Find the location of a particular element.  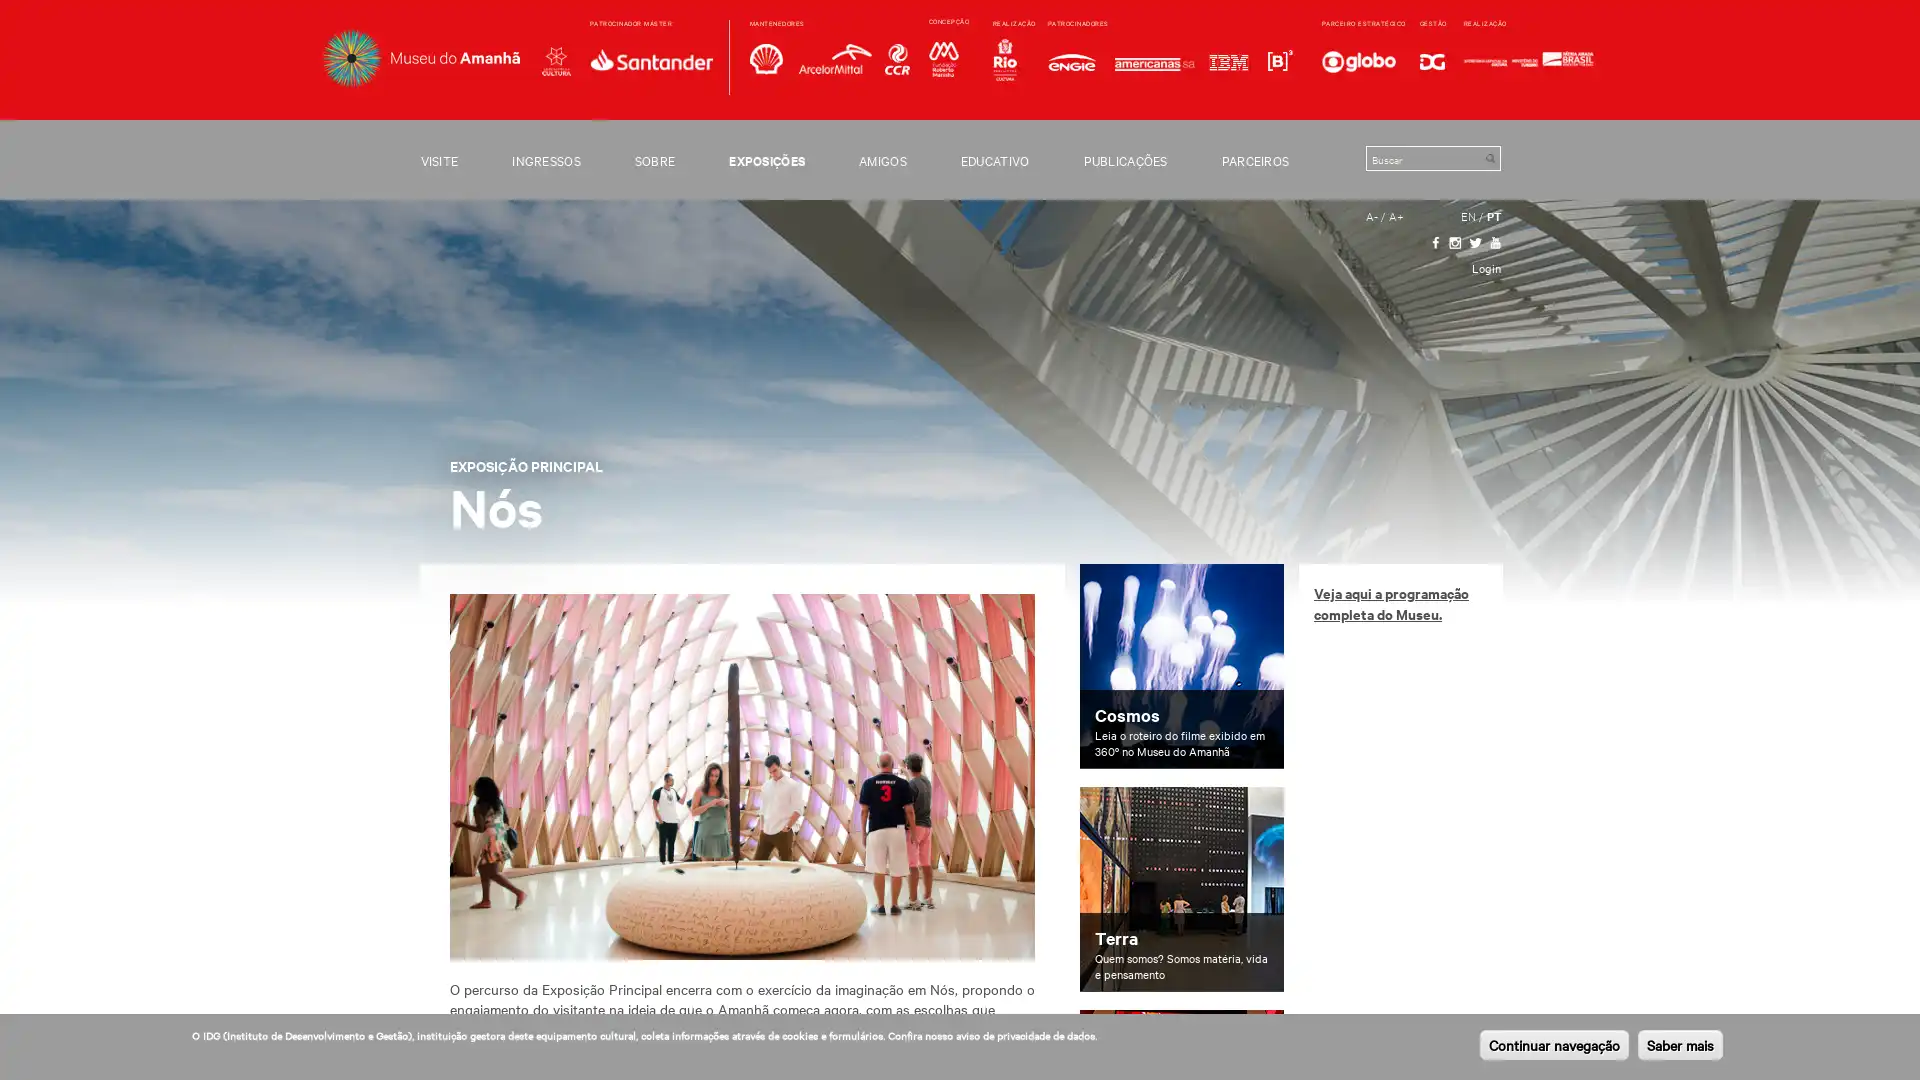

Submit is located at coordinates (1489, 157).